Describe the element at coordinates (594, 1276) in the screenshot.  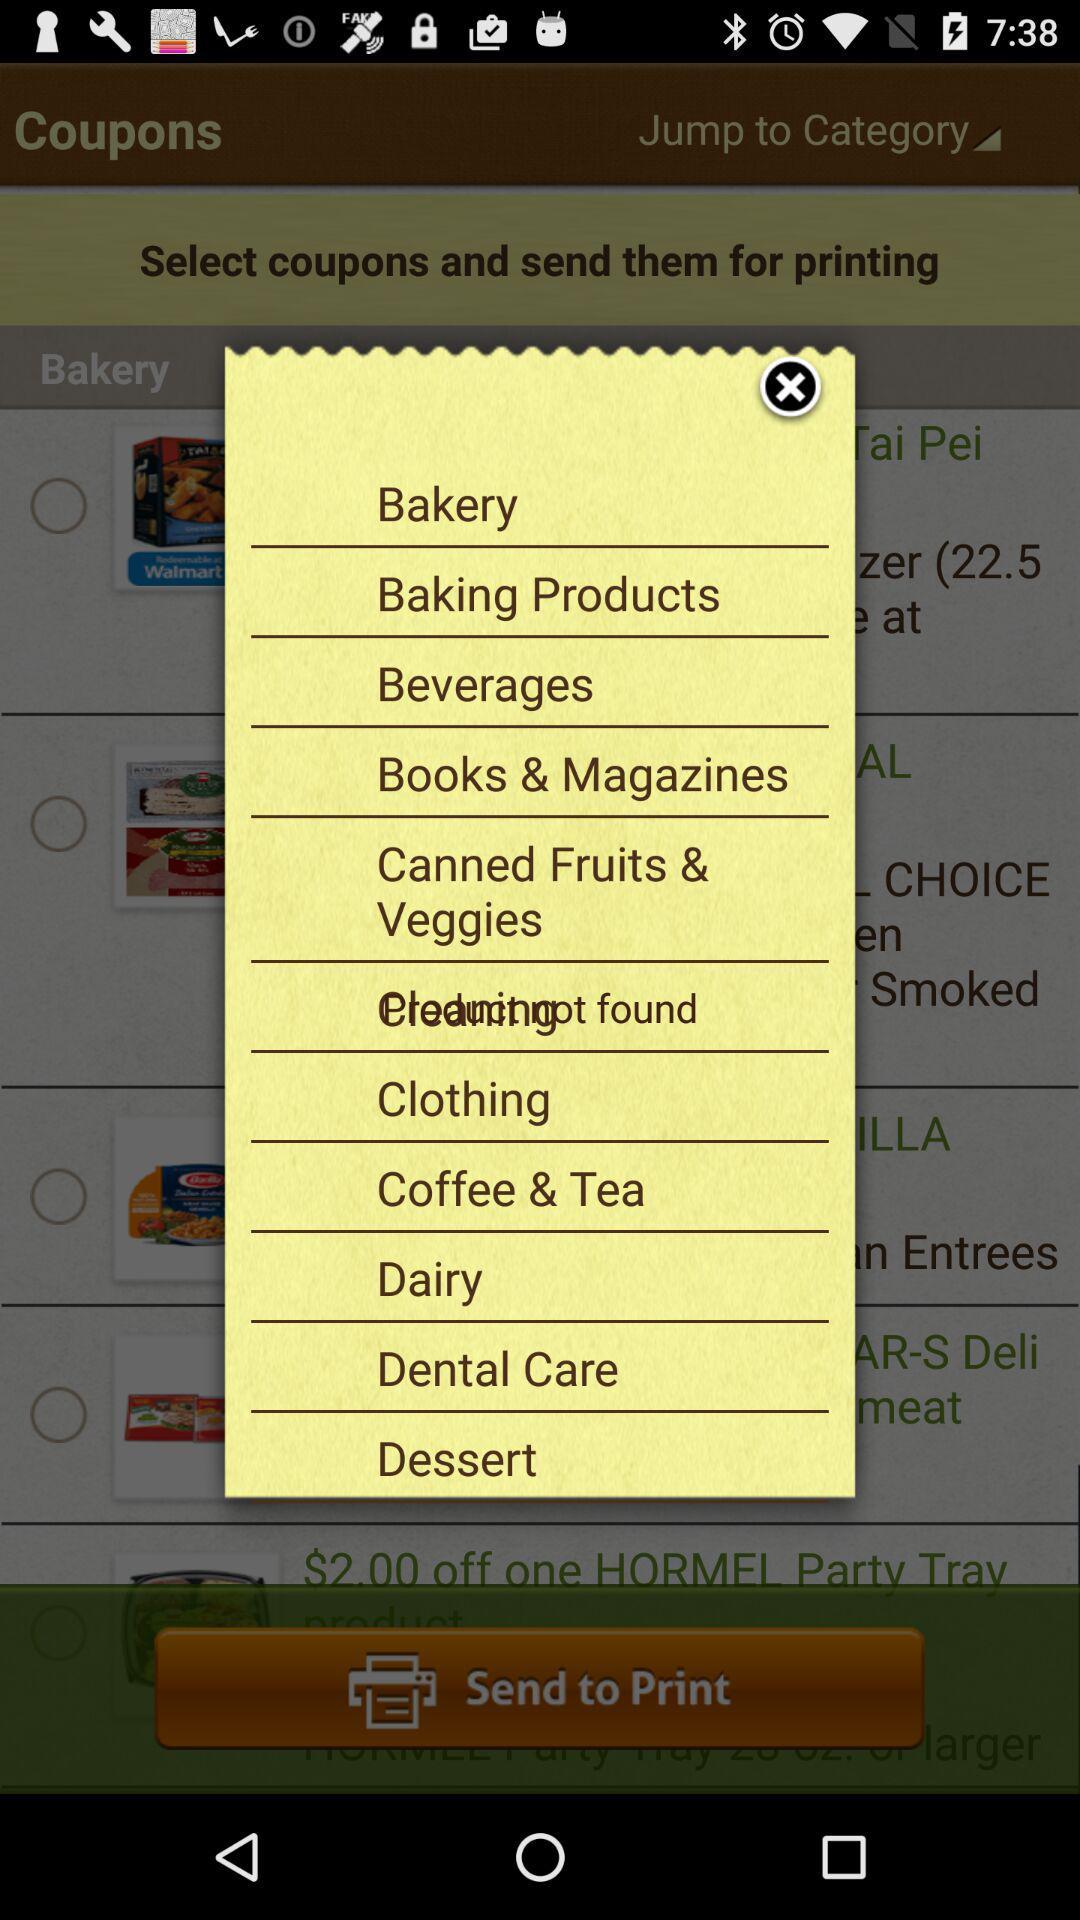
I see `the dairy icon` at that location.